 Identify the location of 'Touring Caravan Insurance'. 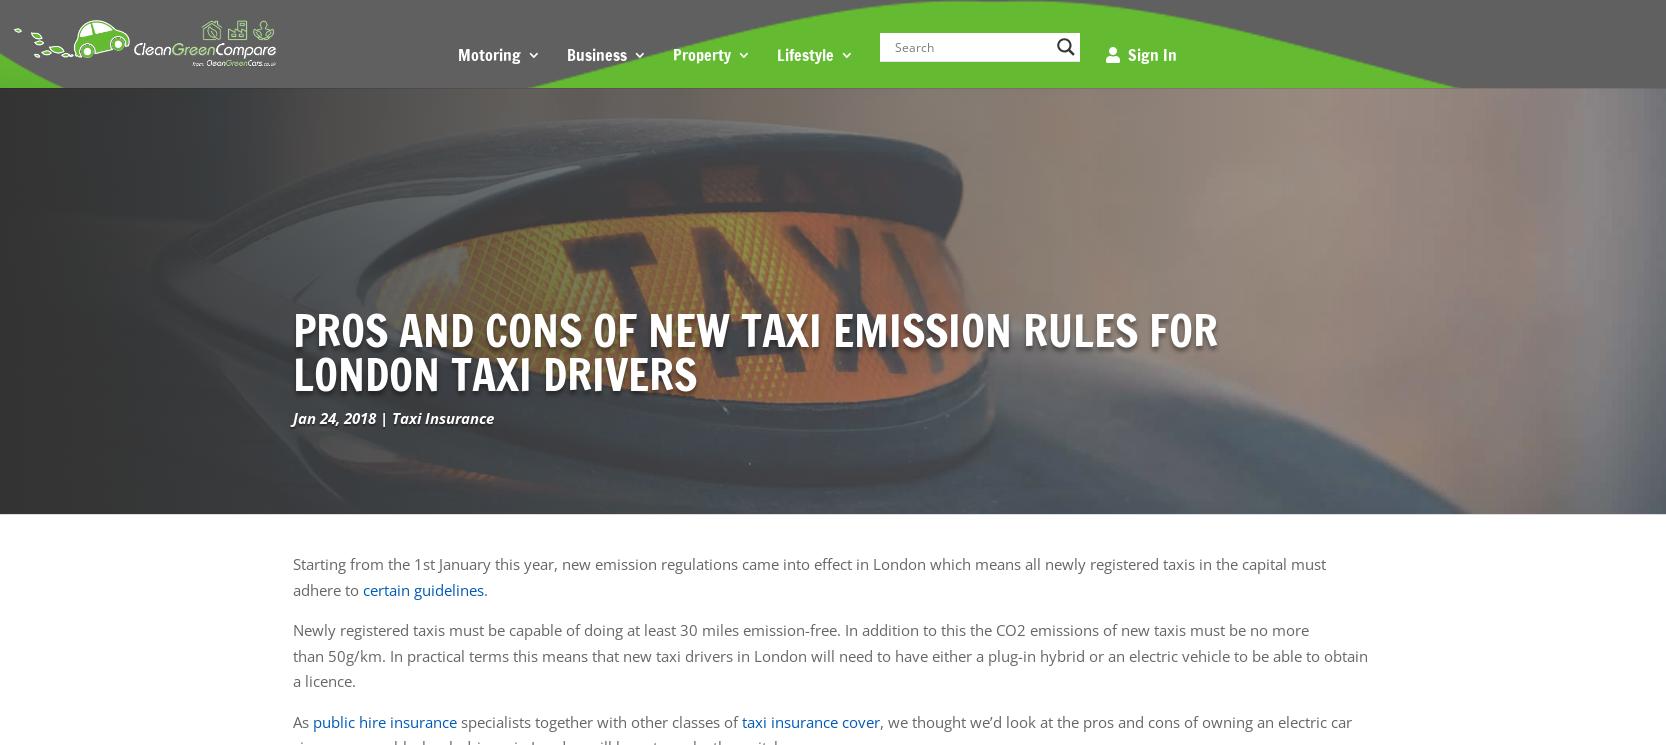
(887, 298).